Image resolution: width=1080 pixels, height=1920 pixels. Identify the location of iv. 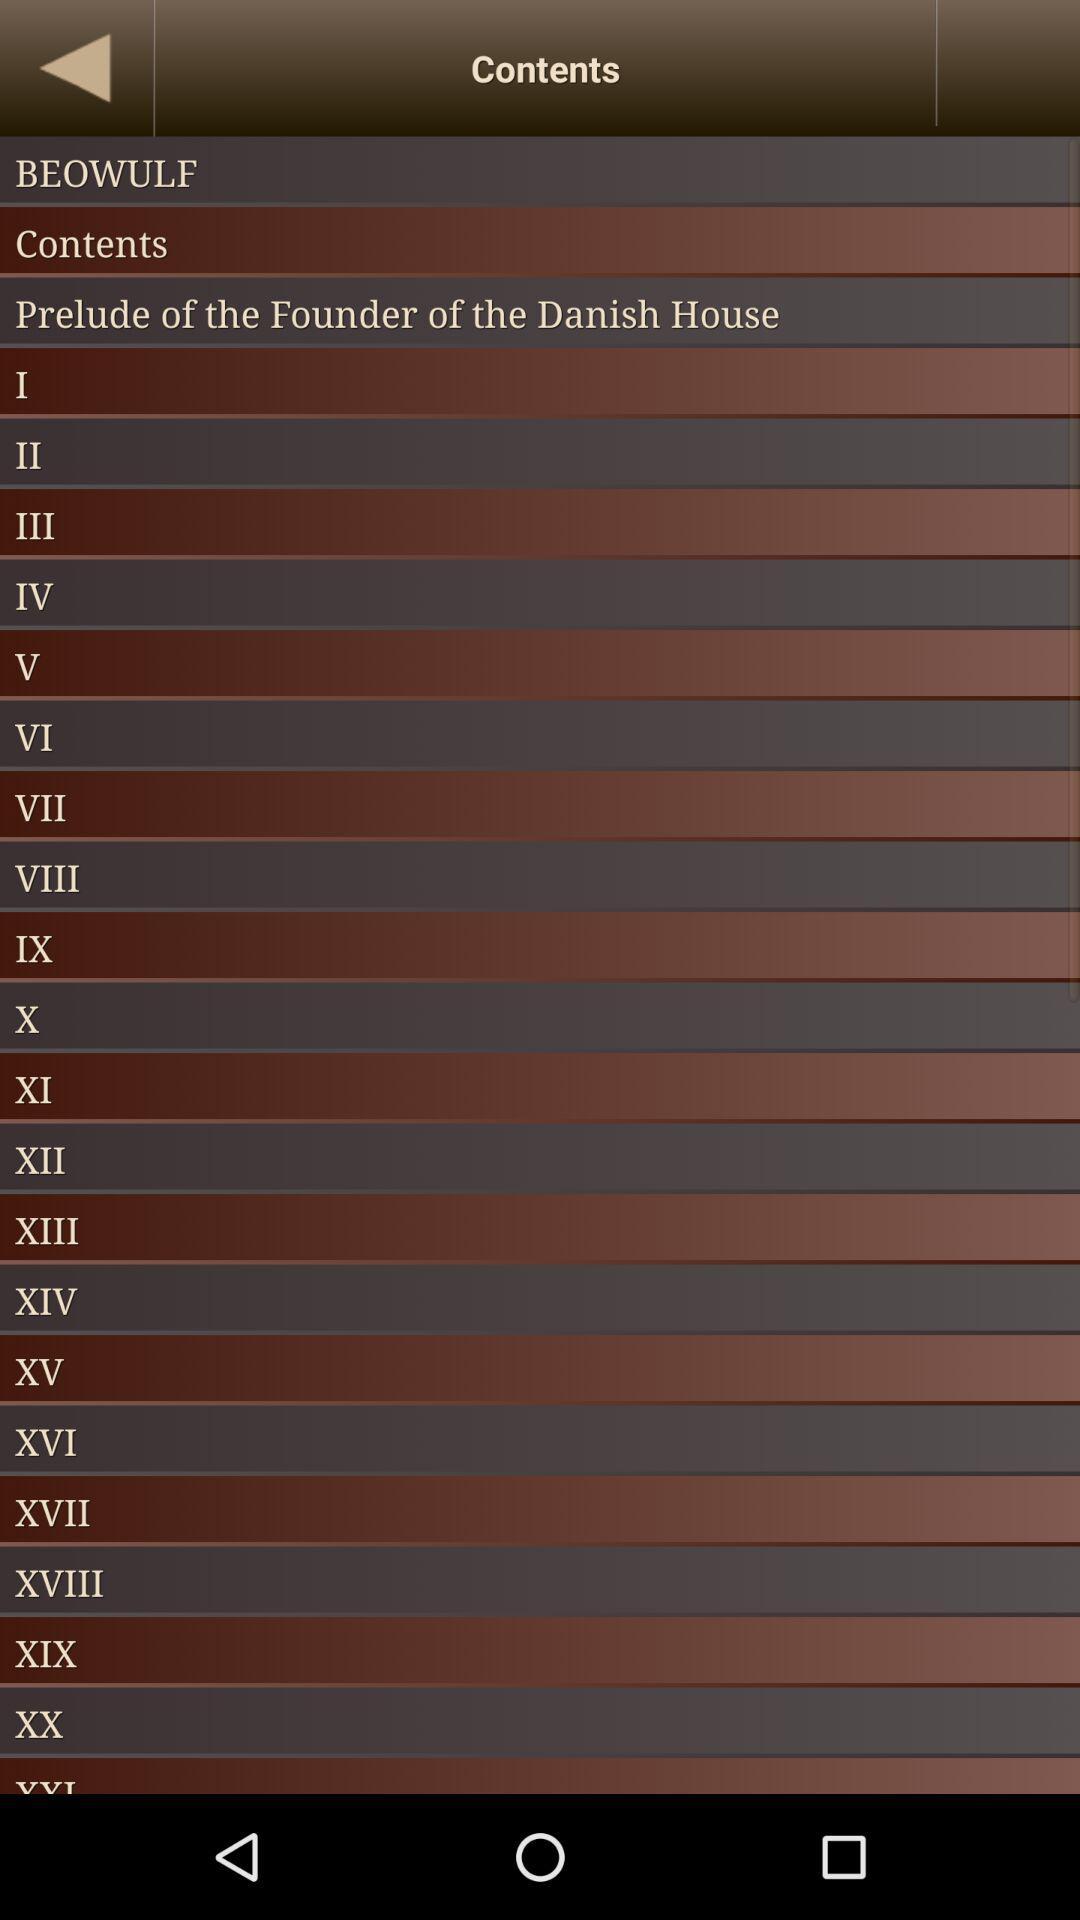
(540, 594).